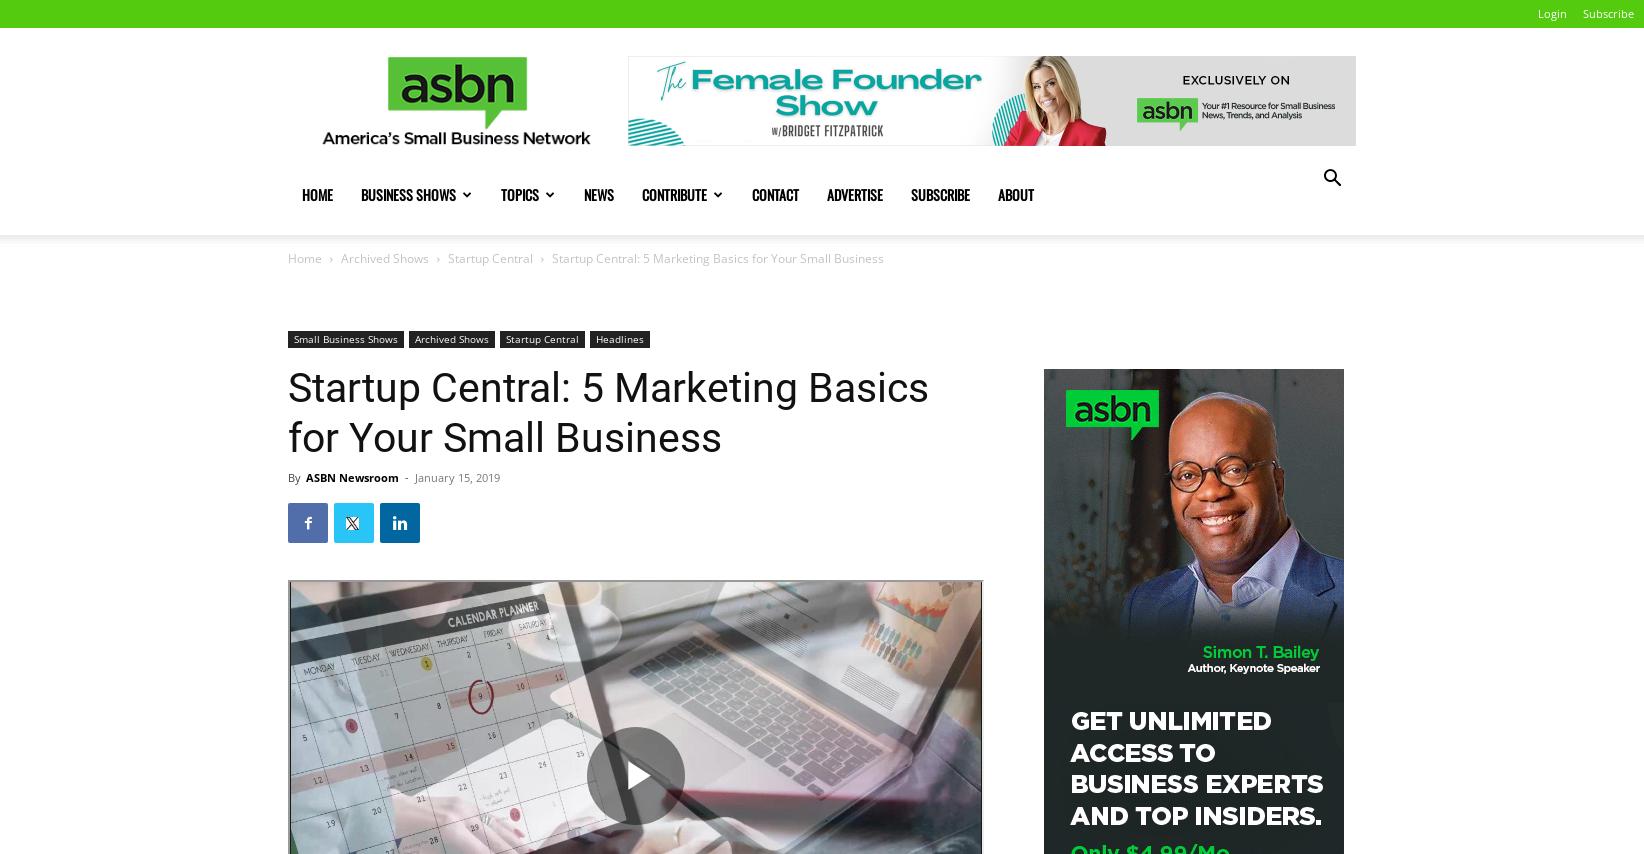  What do you see at coordinates (801, 101) in the screenshot?
I see `'Search'` at bounding box center [801, 101].